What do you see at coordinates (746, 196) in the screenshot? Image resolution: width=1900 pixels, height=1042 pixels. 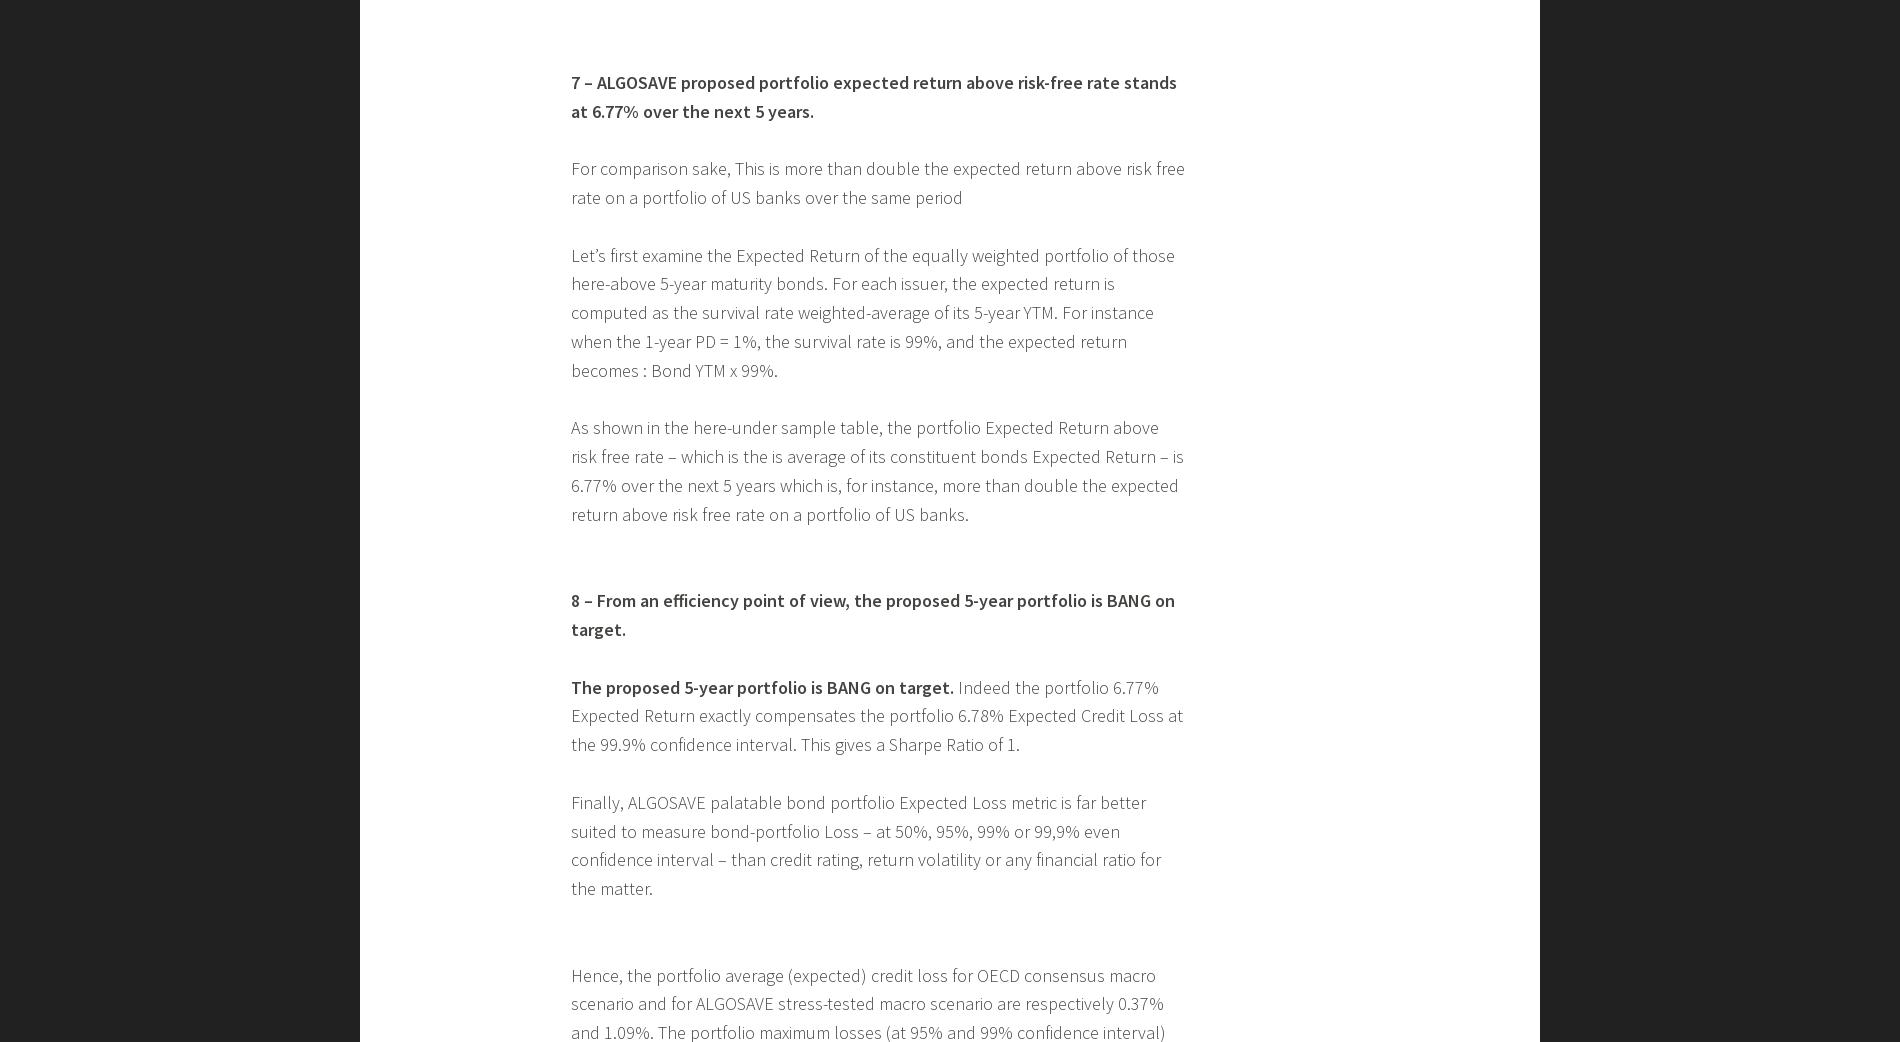 I see `'and here.'` at bounding box center [746, 196].